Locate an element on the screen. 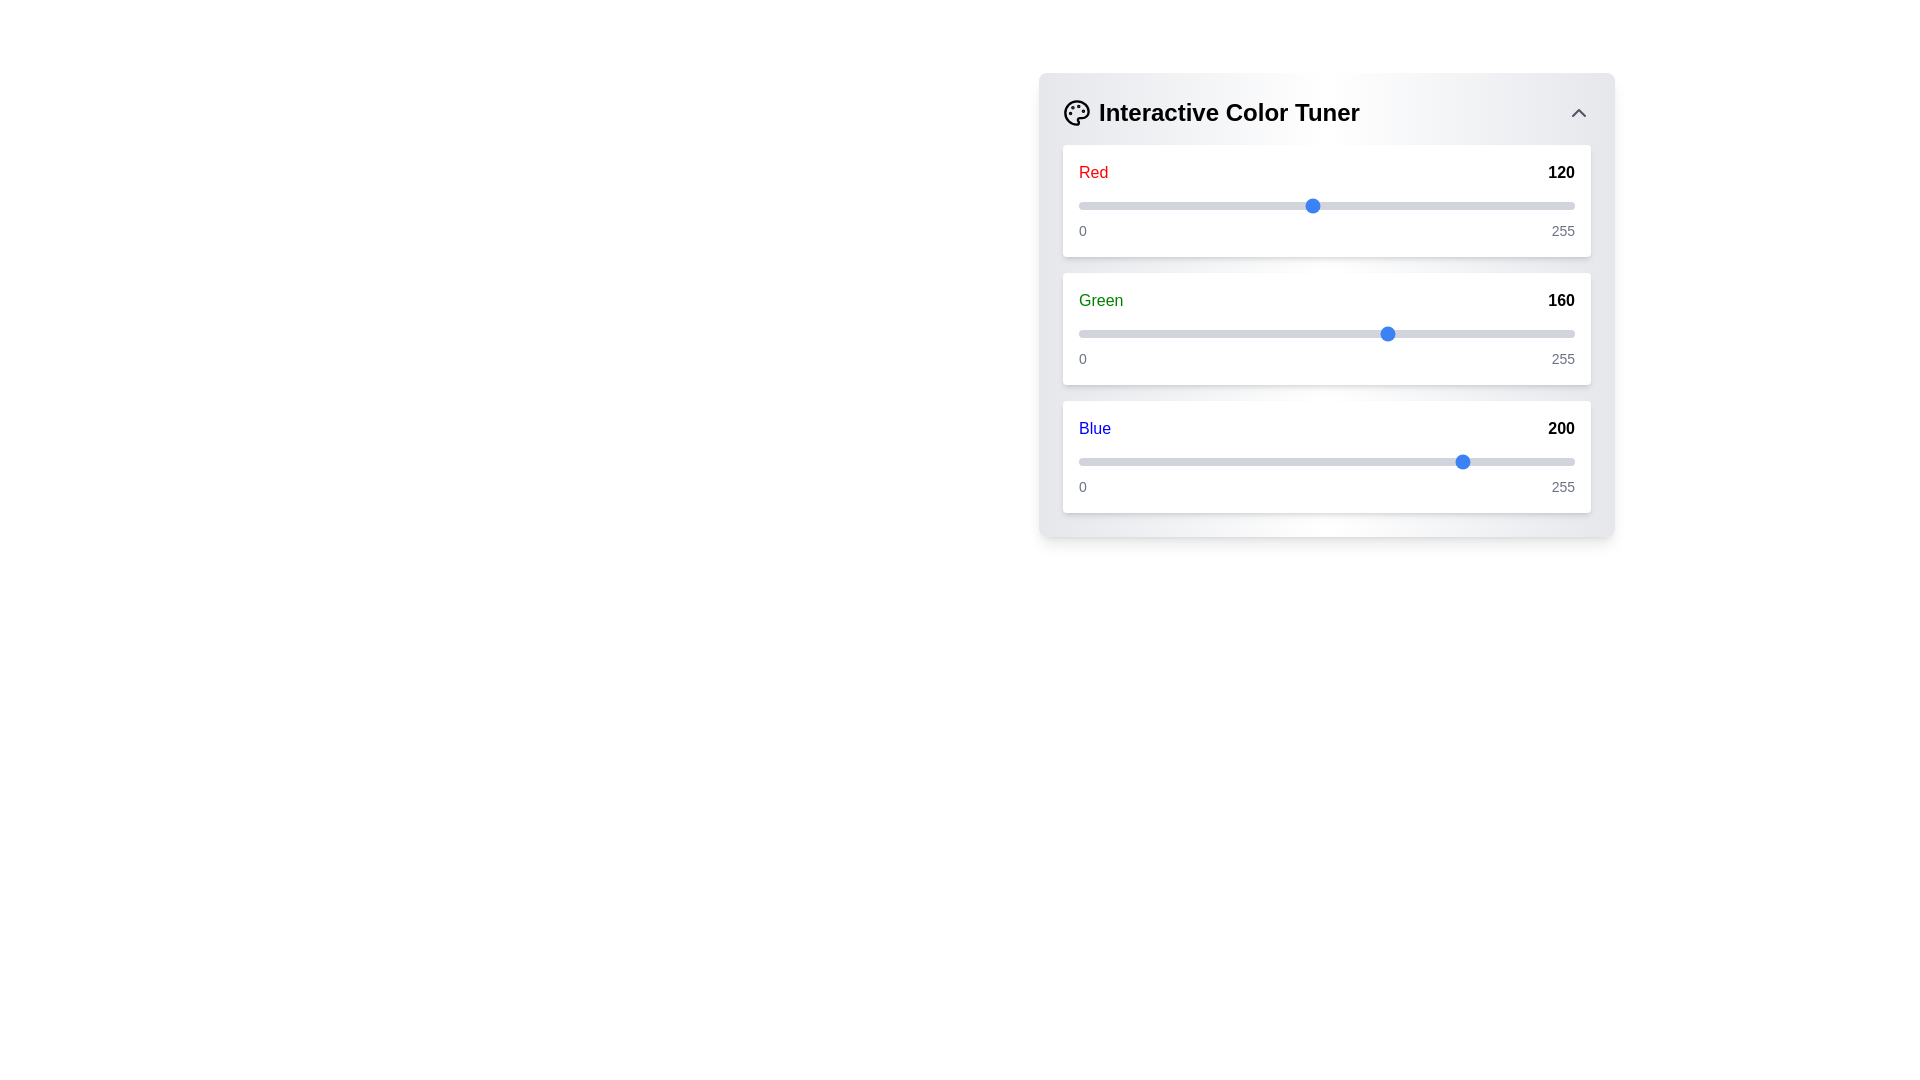 This screenshot has height=1080, width=1920. the green color intensity is located at coordinates (1379, 333).